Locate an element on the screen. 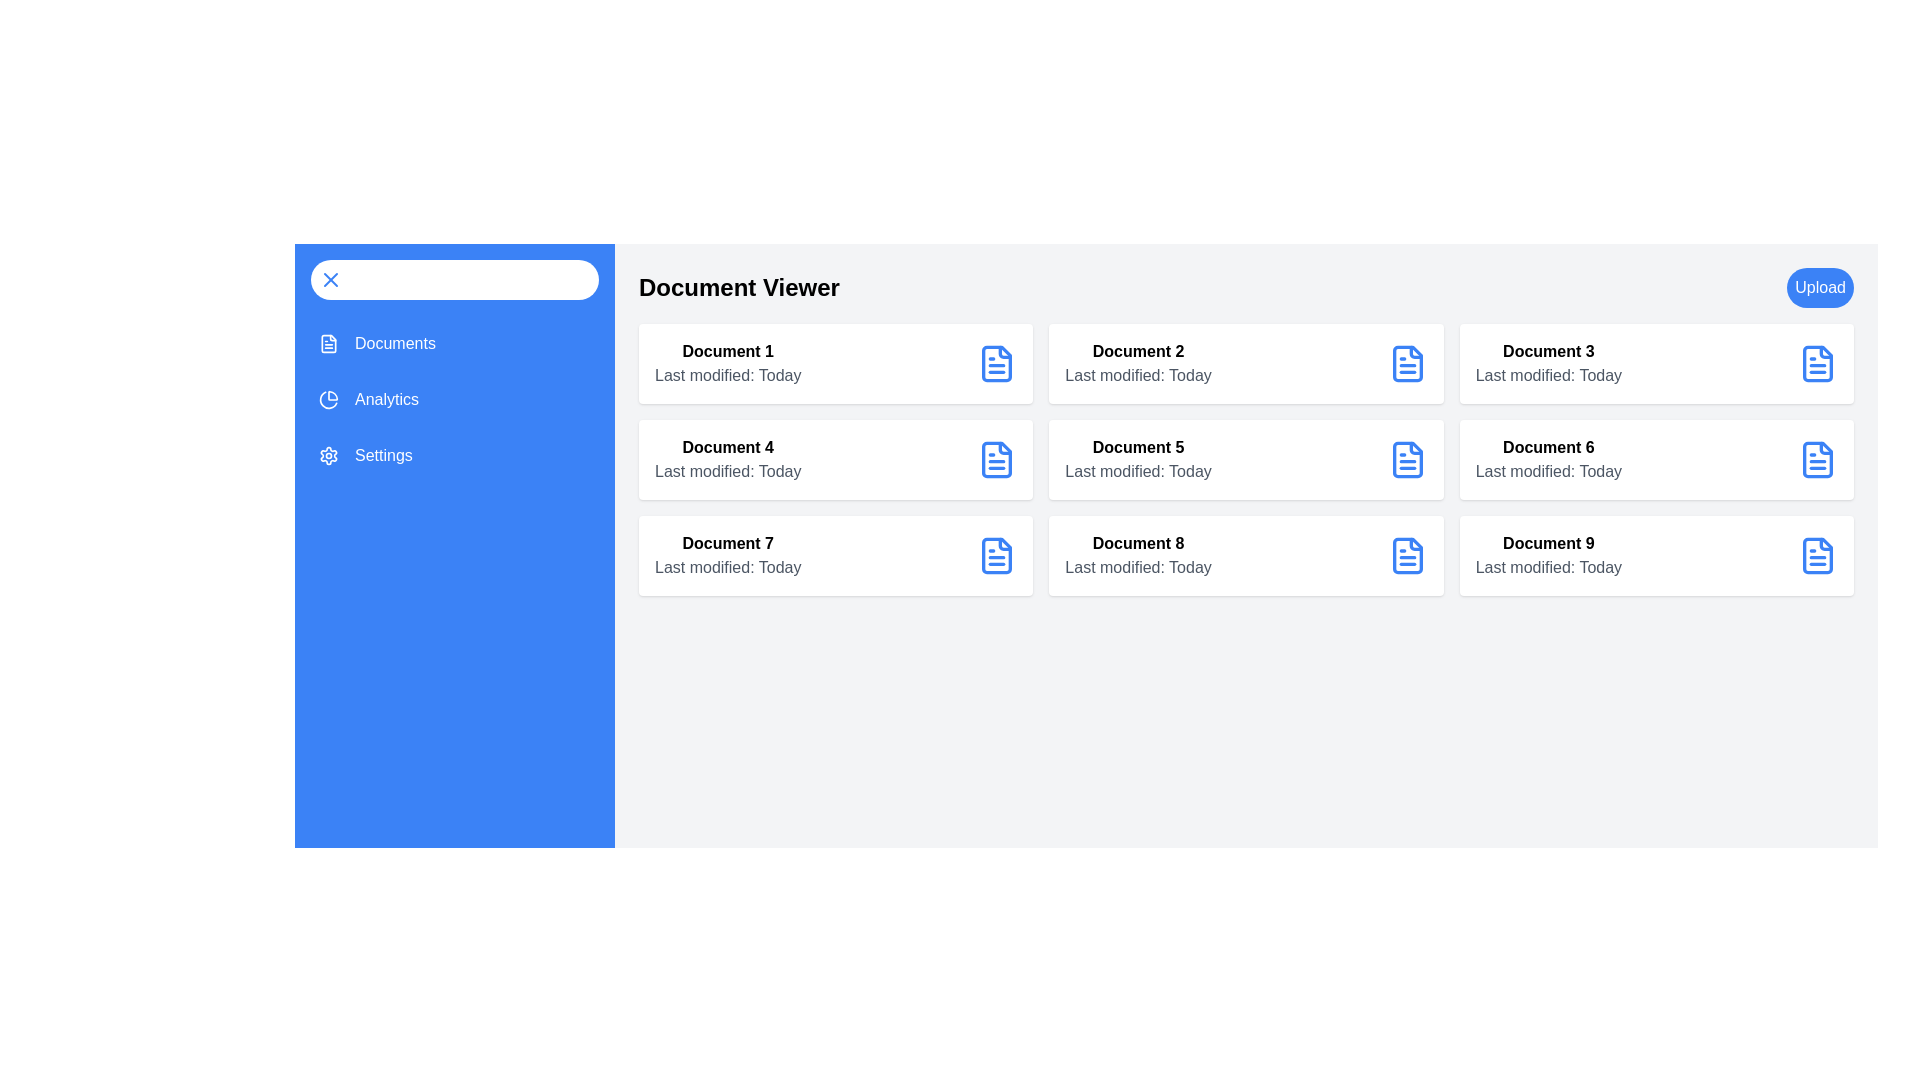 This screenshot has width=1920, height=1080. the menu item Settings from the sidebar menu is located at coordinates (454, 455).